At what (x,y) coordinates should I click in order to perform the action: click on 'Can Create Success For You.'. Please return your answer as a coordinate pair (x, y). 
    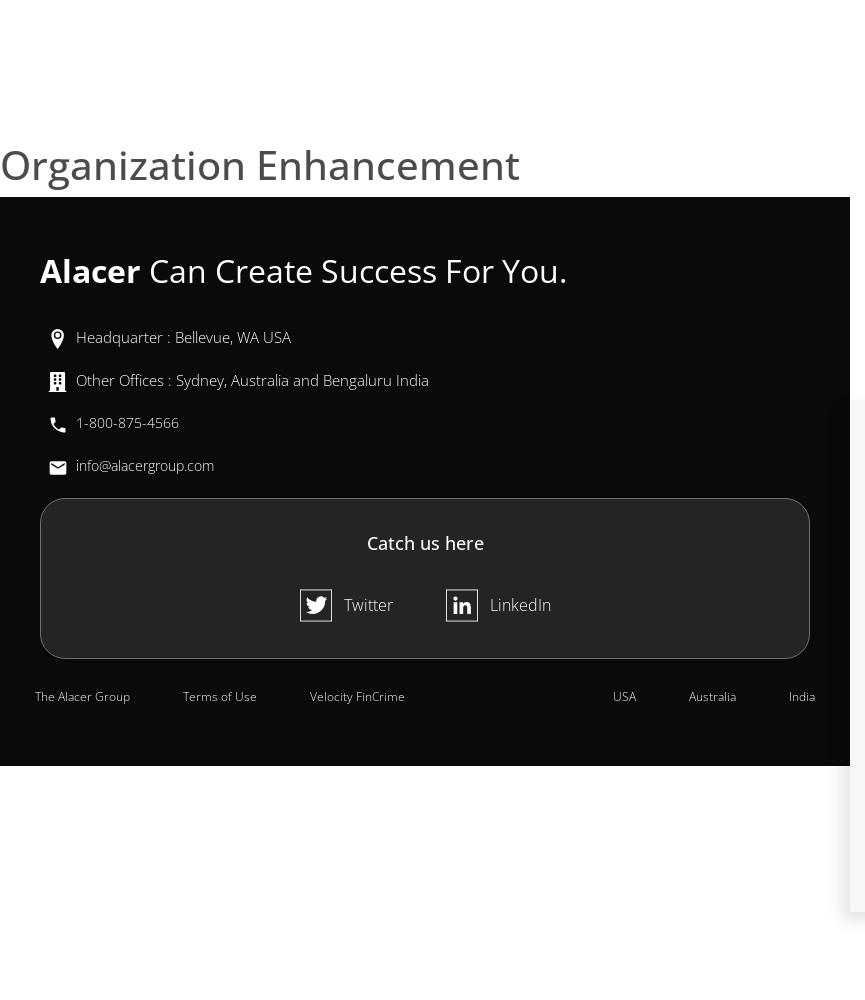
    Looking at the image, I should click on (140, 270).